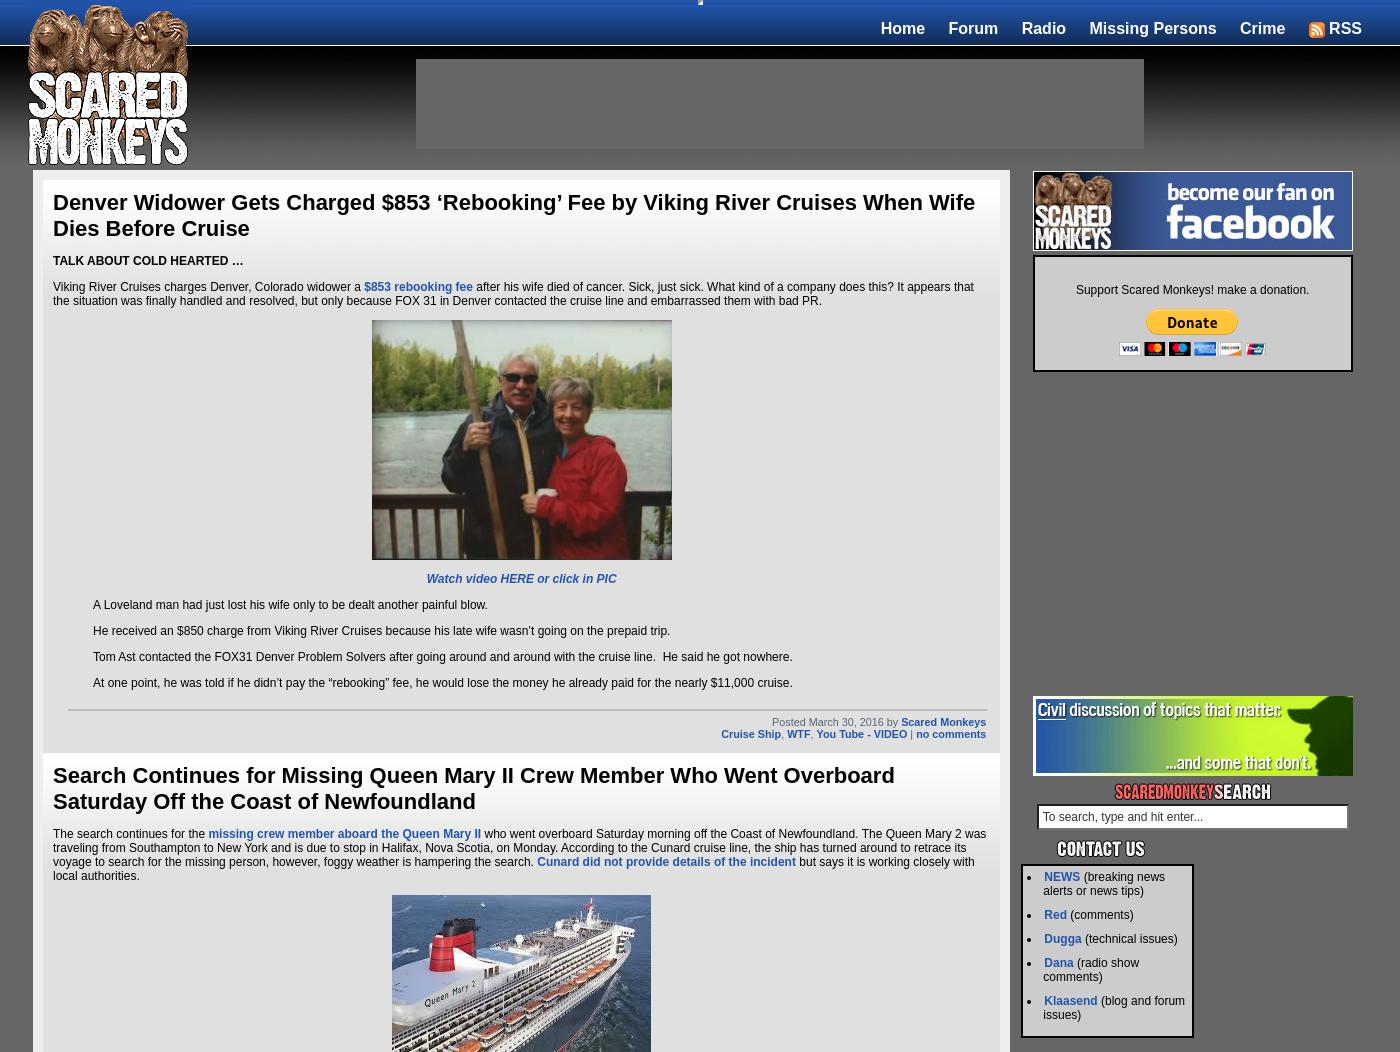 This screenshot has height=1052, width=1400. Describe the element at coordinates (836, 721) in the screenshot. I see `'Posted March 30, 2016 by'` at that location.